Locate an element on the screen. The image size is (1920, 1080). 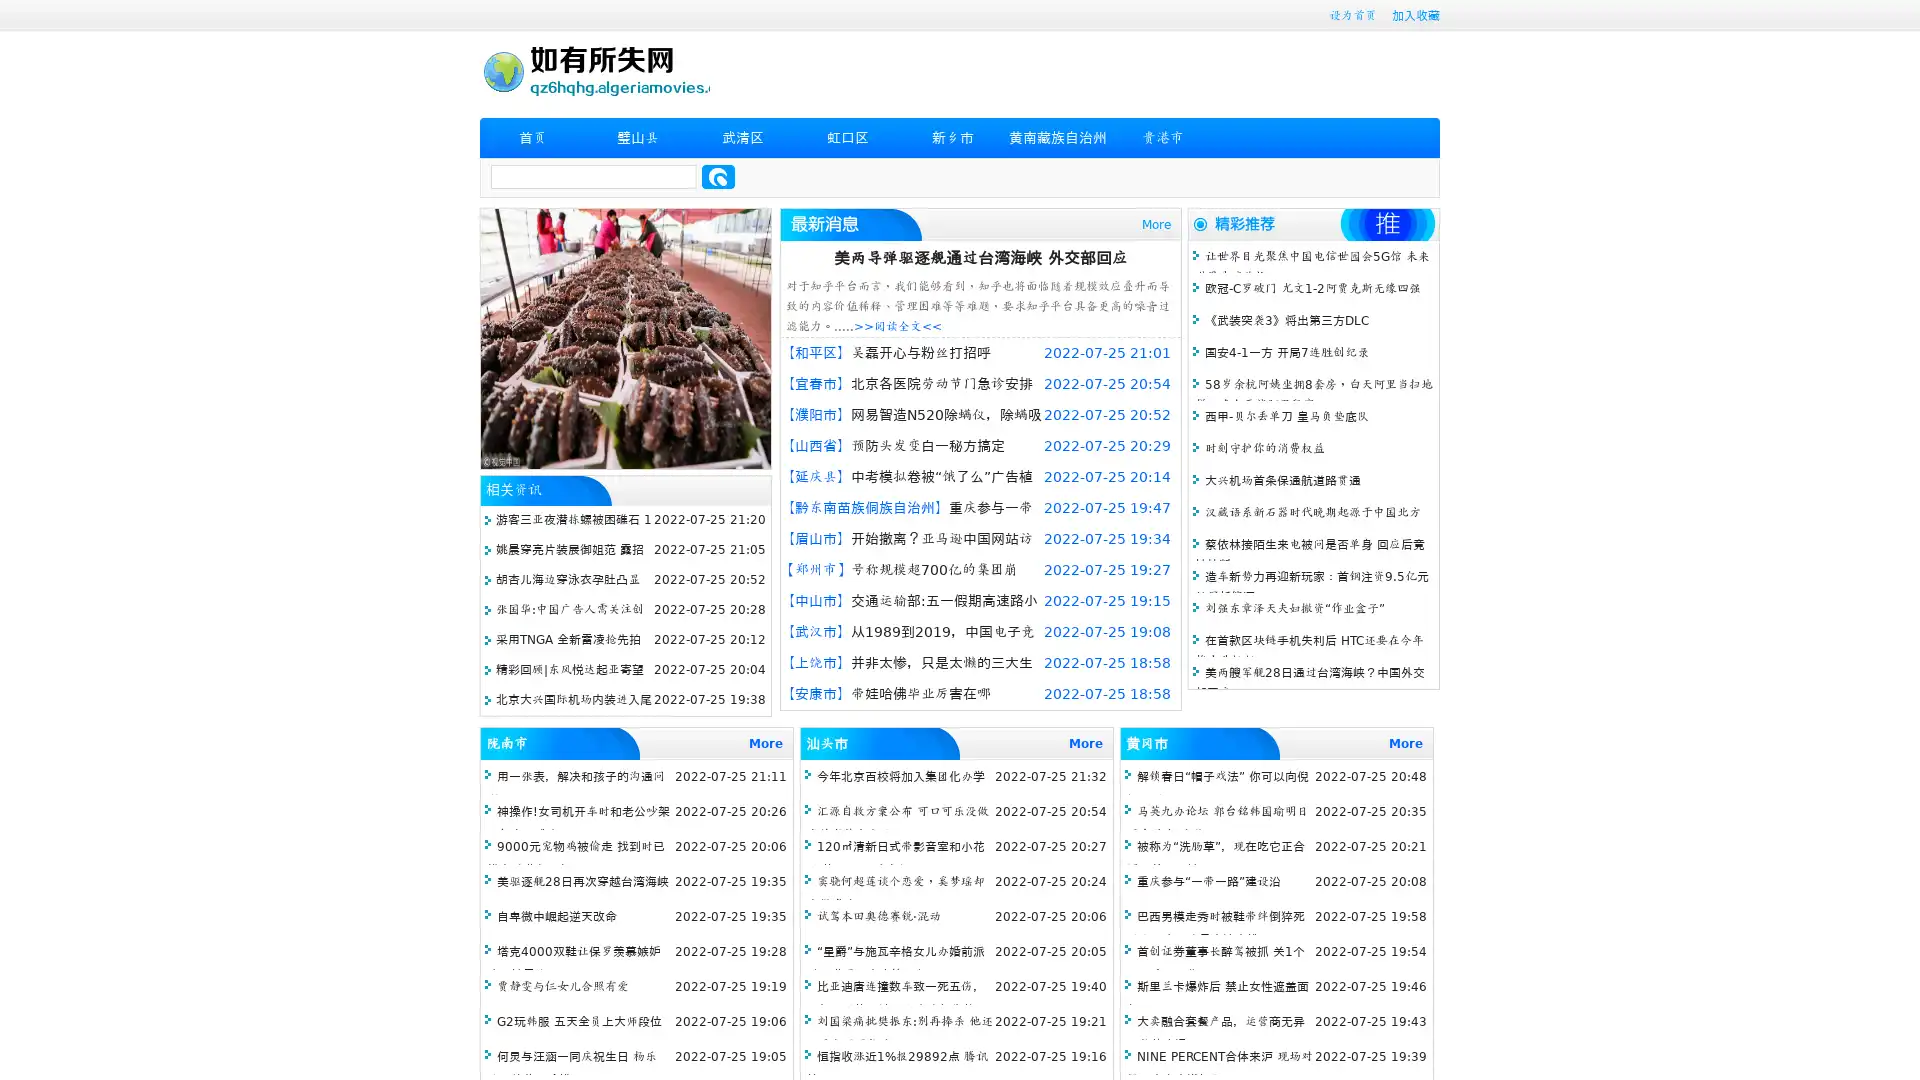
Search is located at coordinates (718, 176).